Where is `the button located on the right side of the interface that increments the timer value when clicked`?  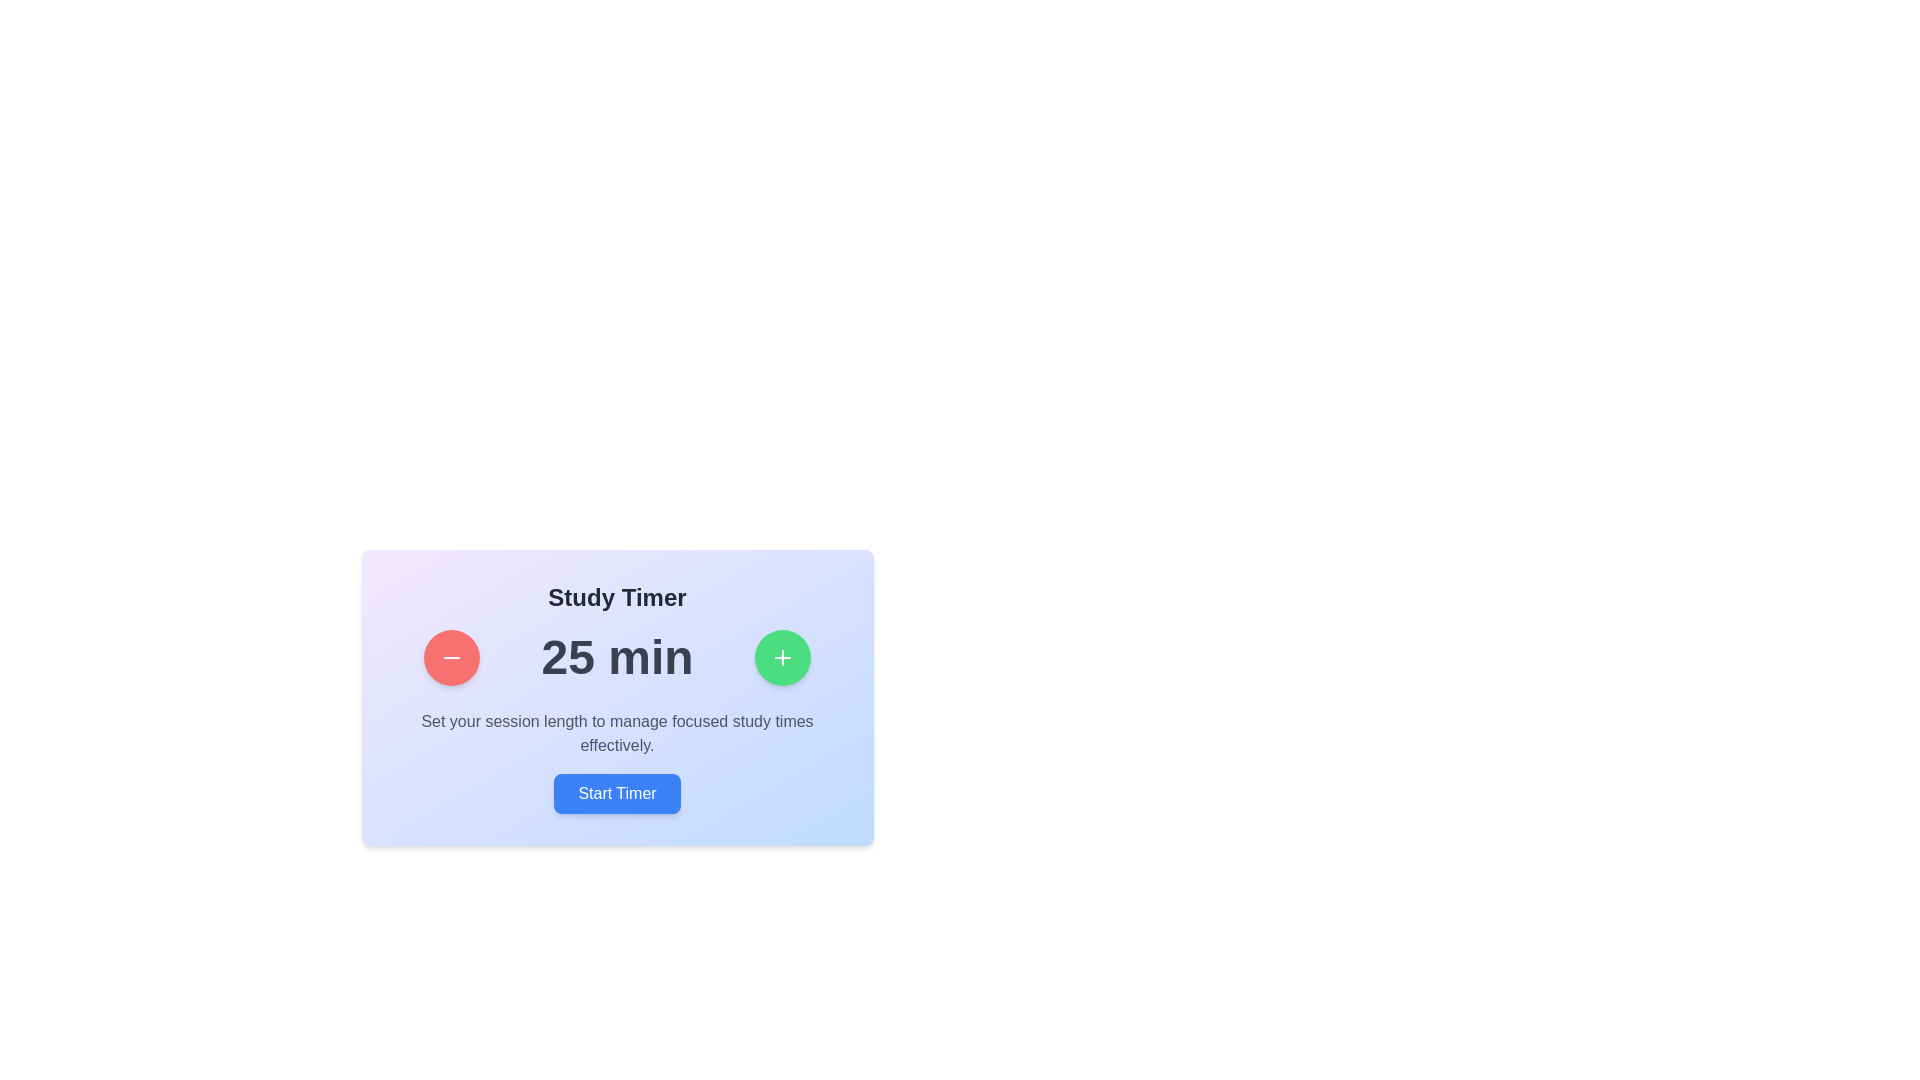 the button located on the right side of the interface that increments the timer value when clicked is located at coordinates (781, 658).